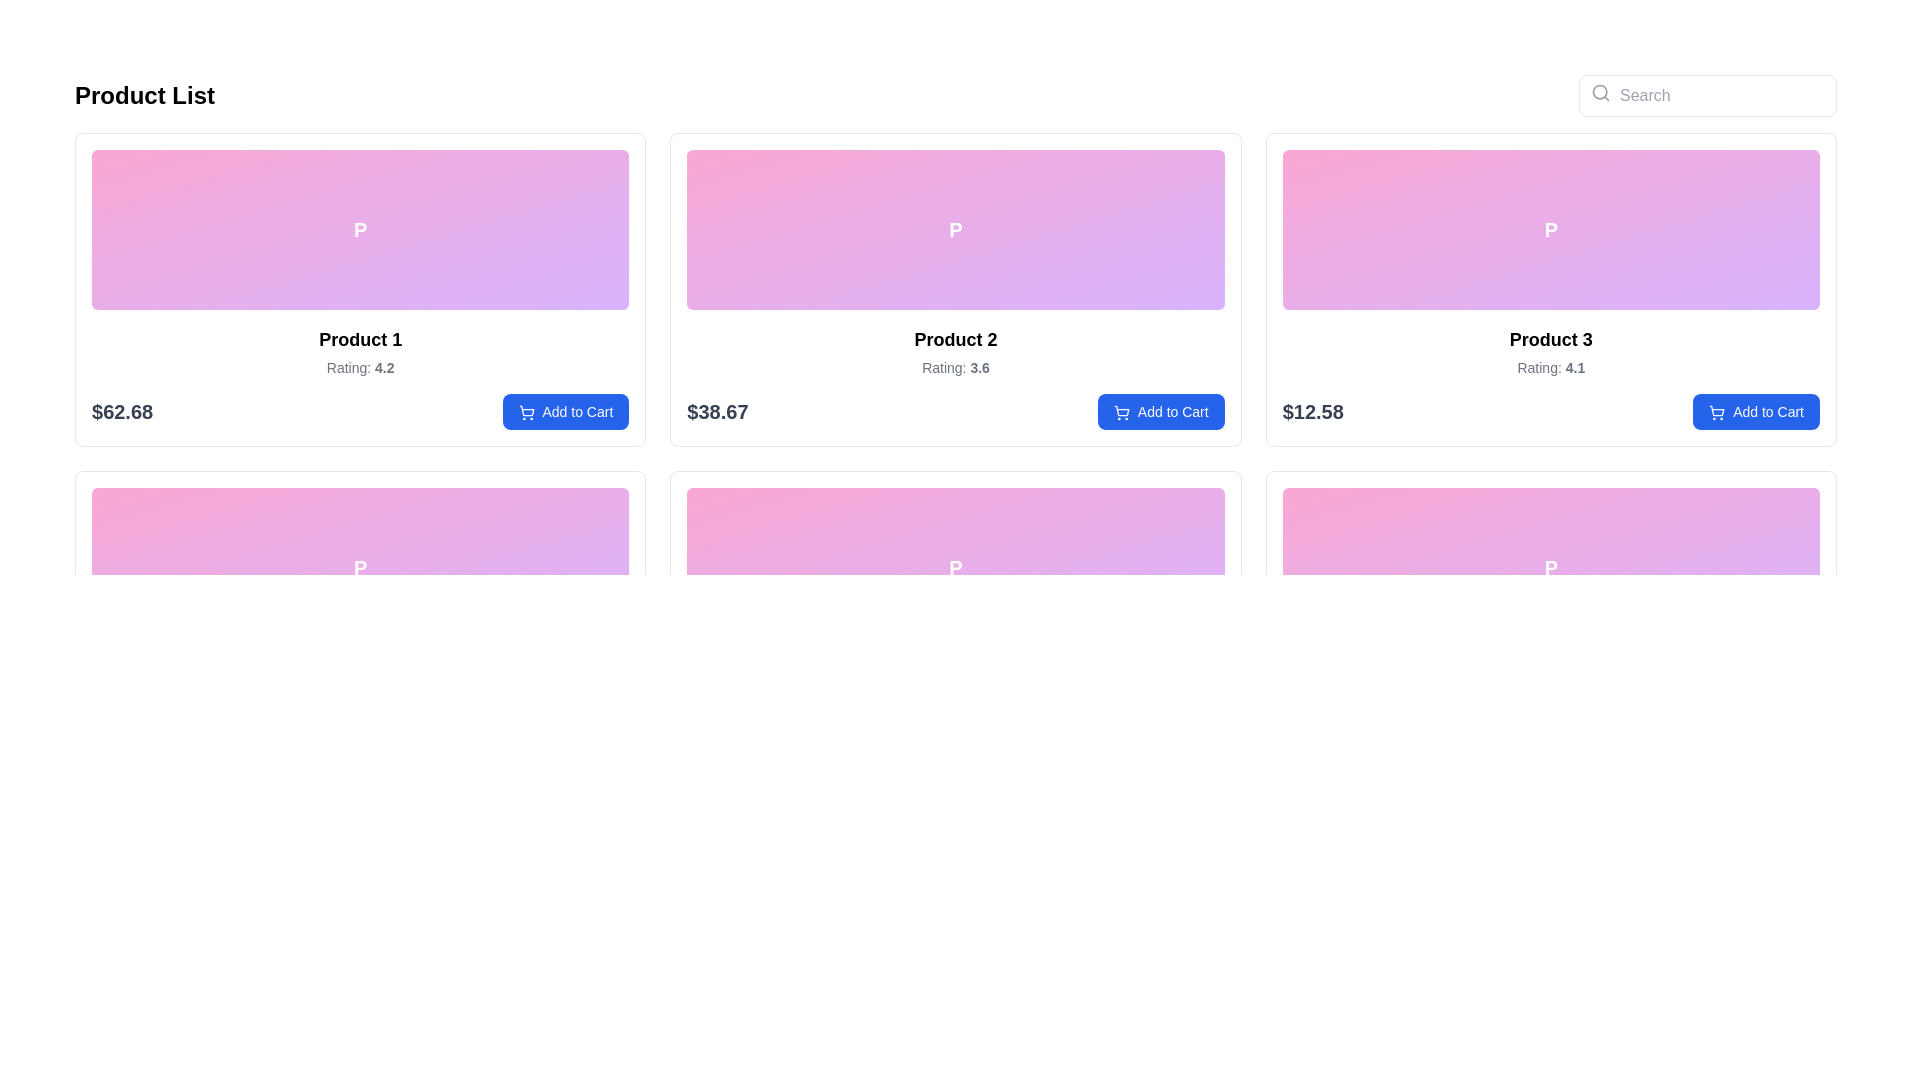  I want to click on text content of the price label for 'Product 1', which is displayed in bold and large font below its title and aligned to the left within the product card, so click(121, 411).